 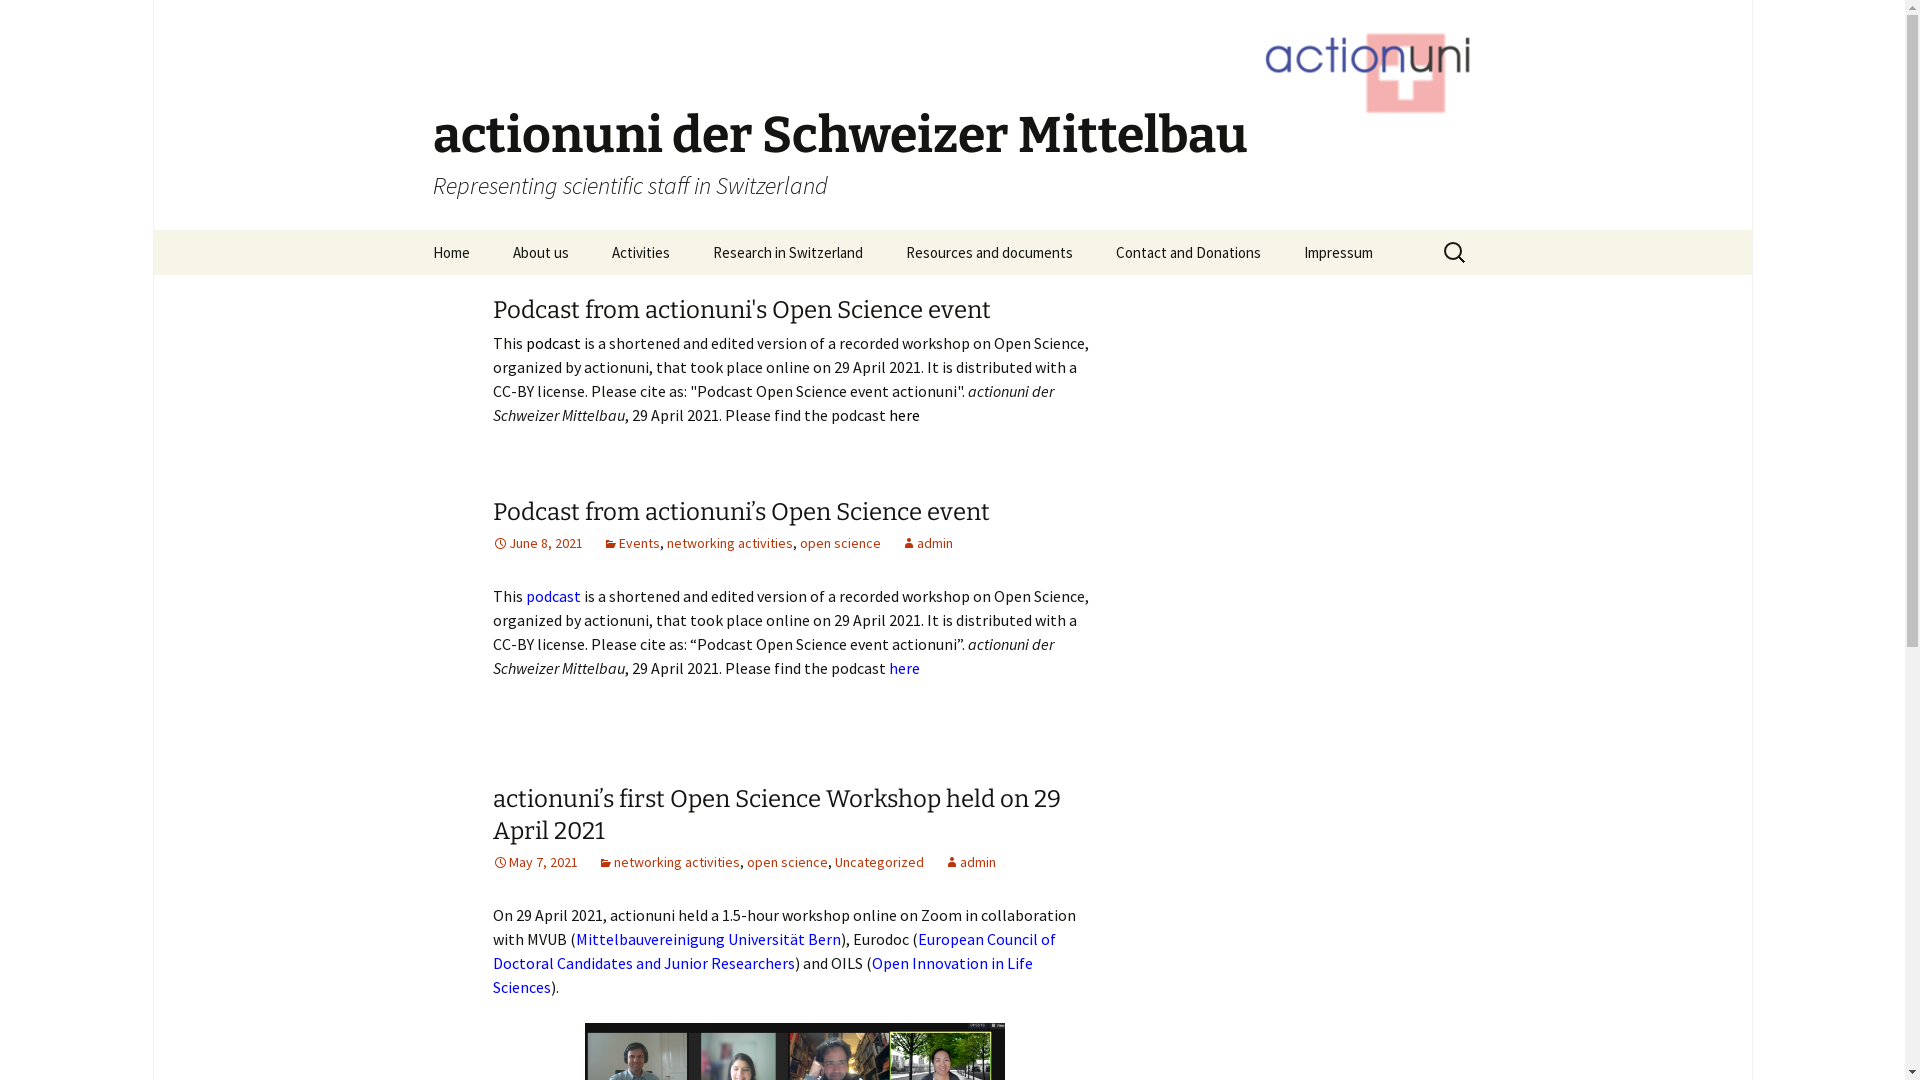 I want to click on 'Skip to content', so click(x=411, y=229).